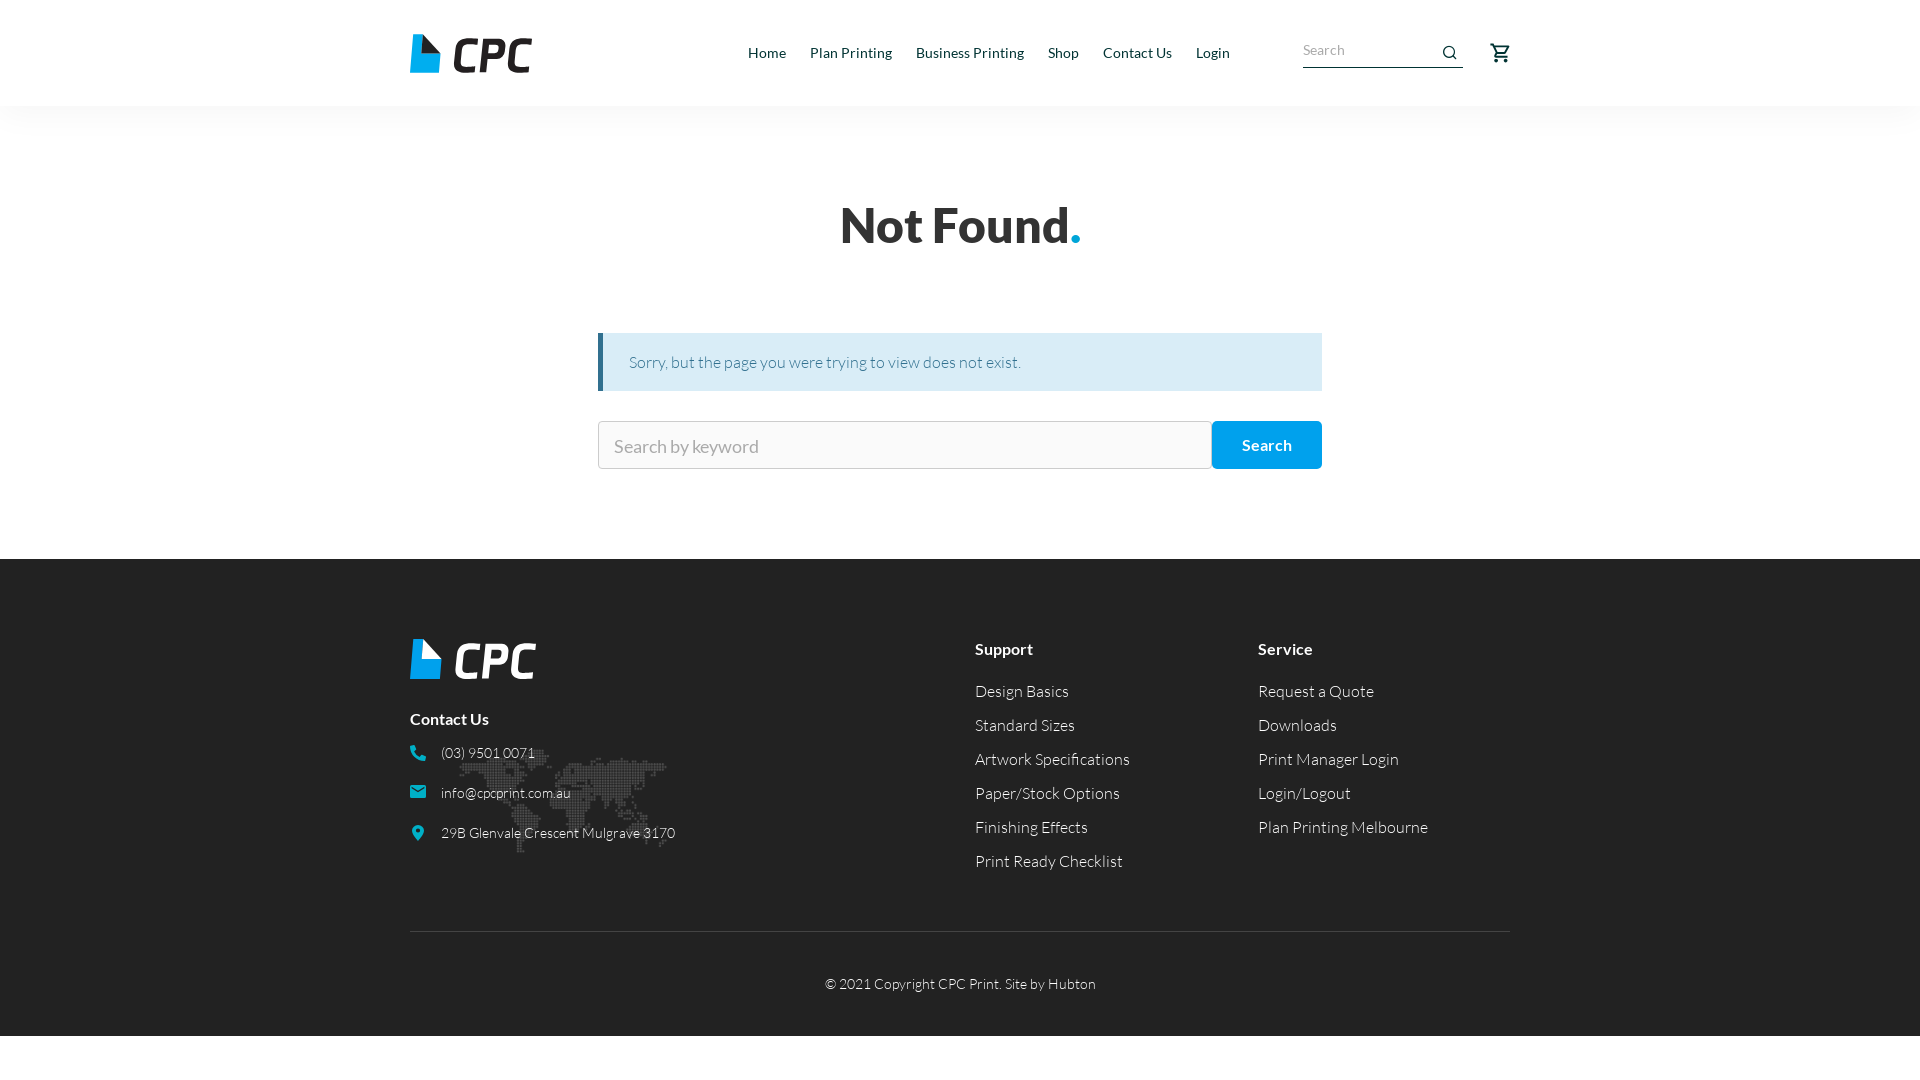  What do you see at coordinates (1256, 725) in the screenshot?
I see `'Downloads'` at bounding box center [1256, 725].